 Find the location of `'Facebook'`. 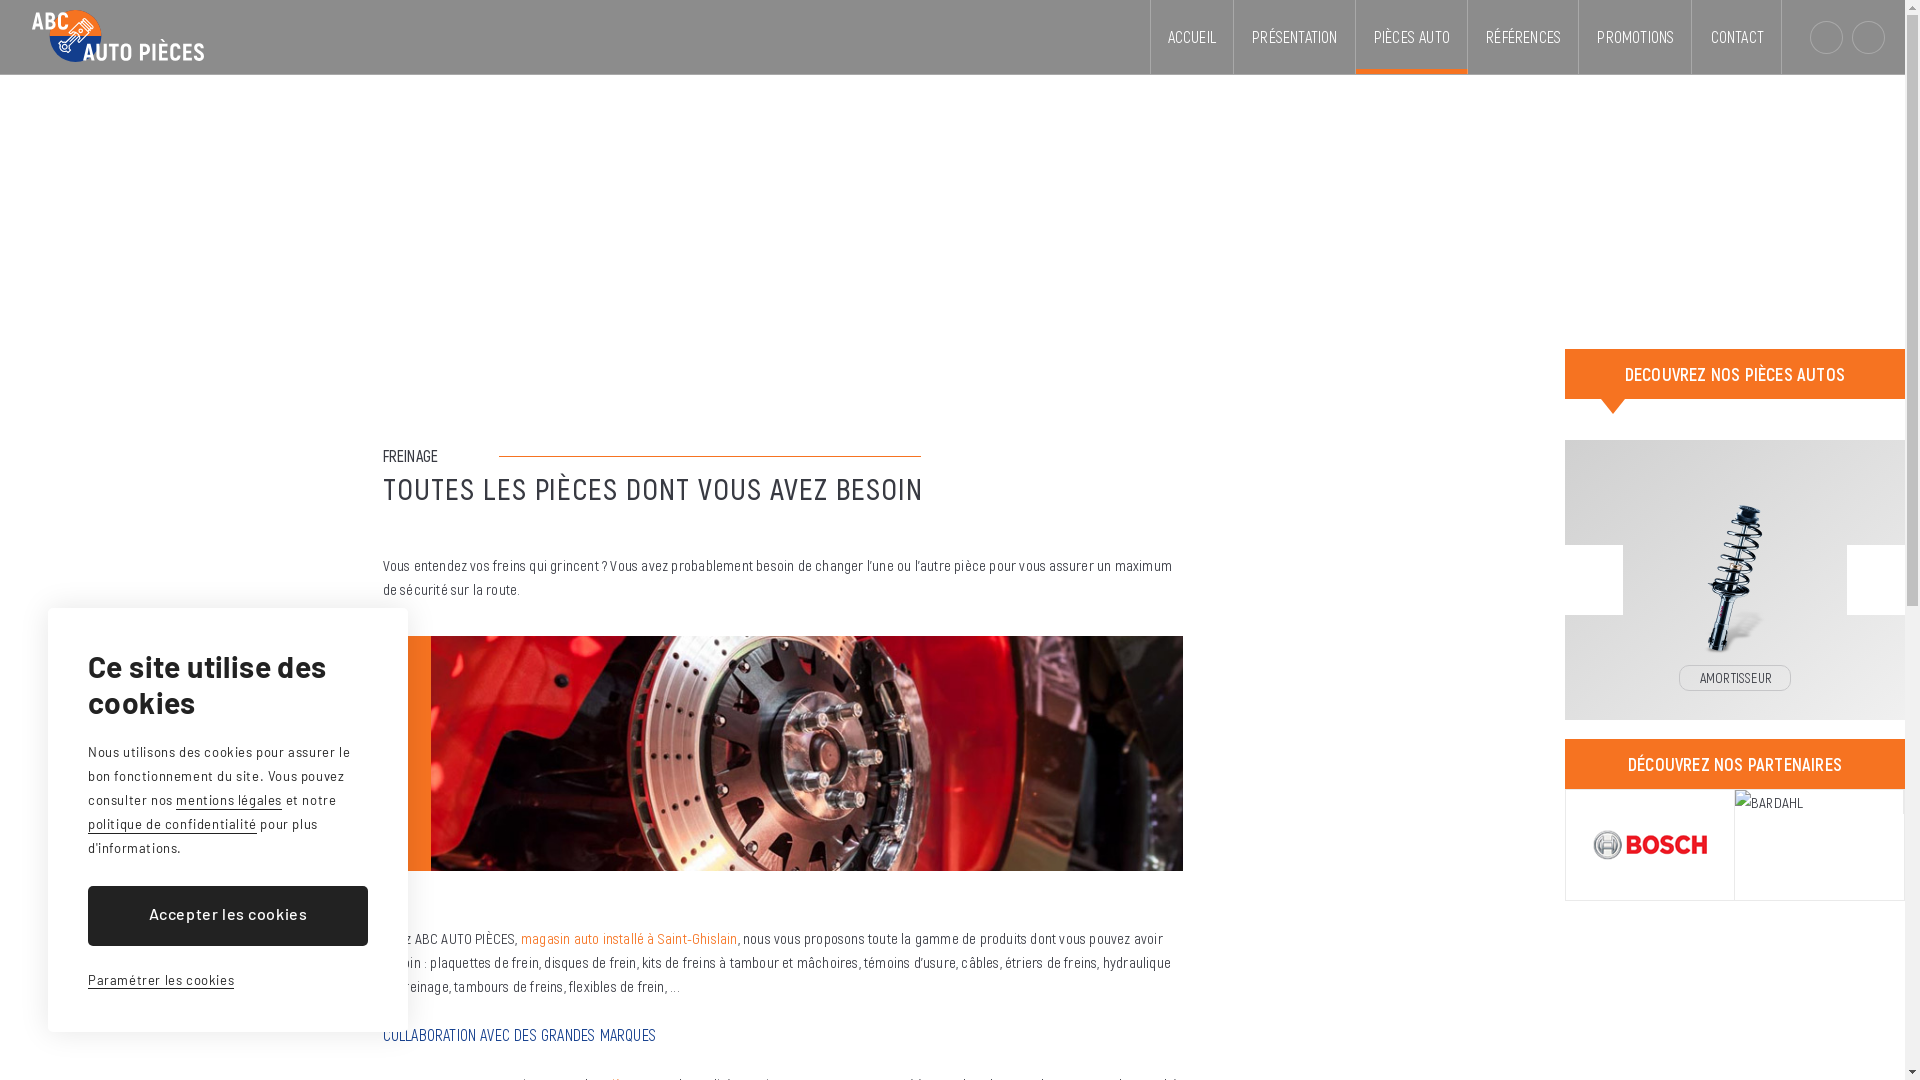

'Facebook' is located at coordinates (1851, 37).